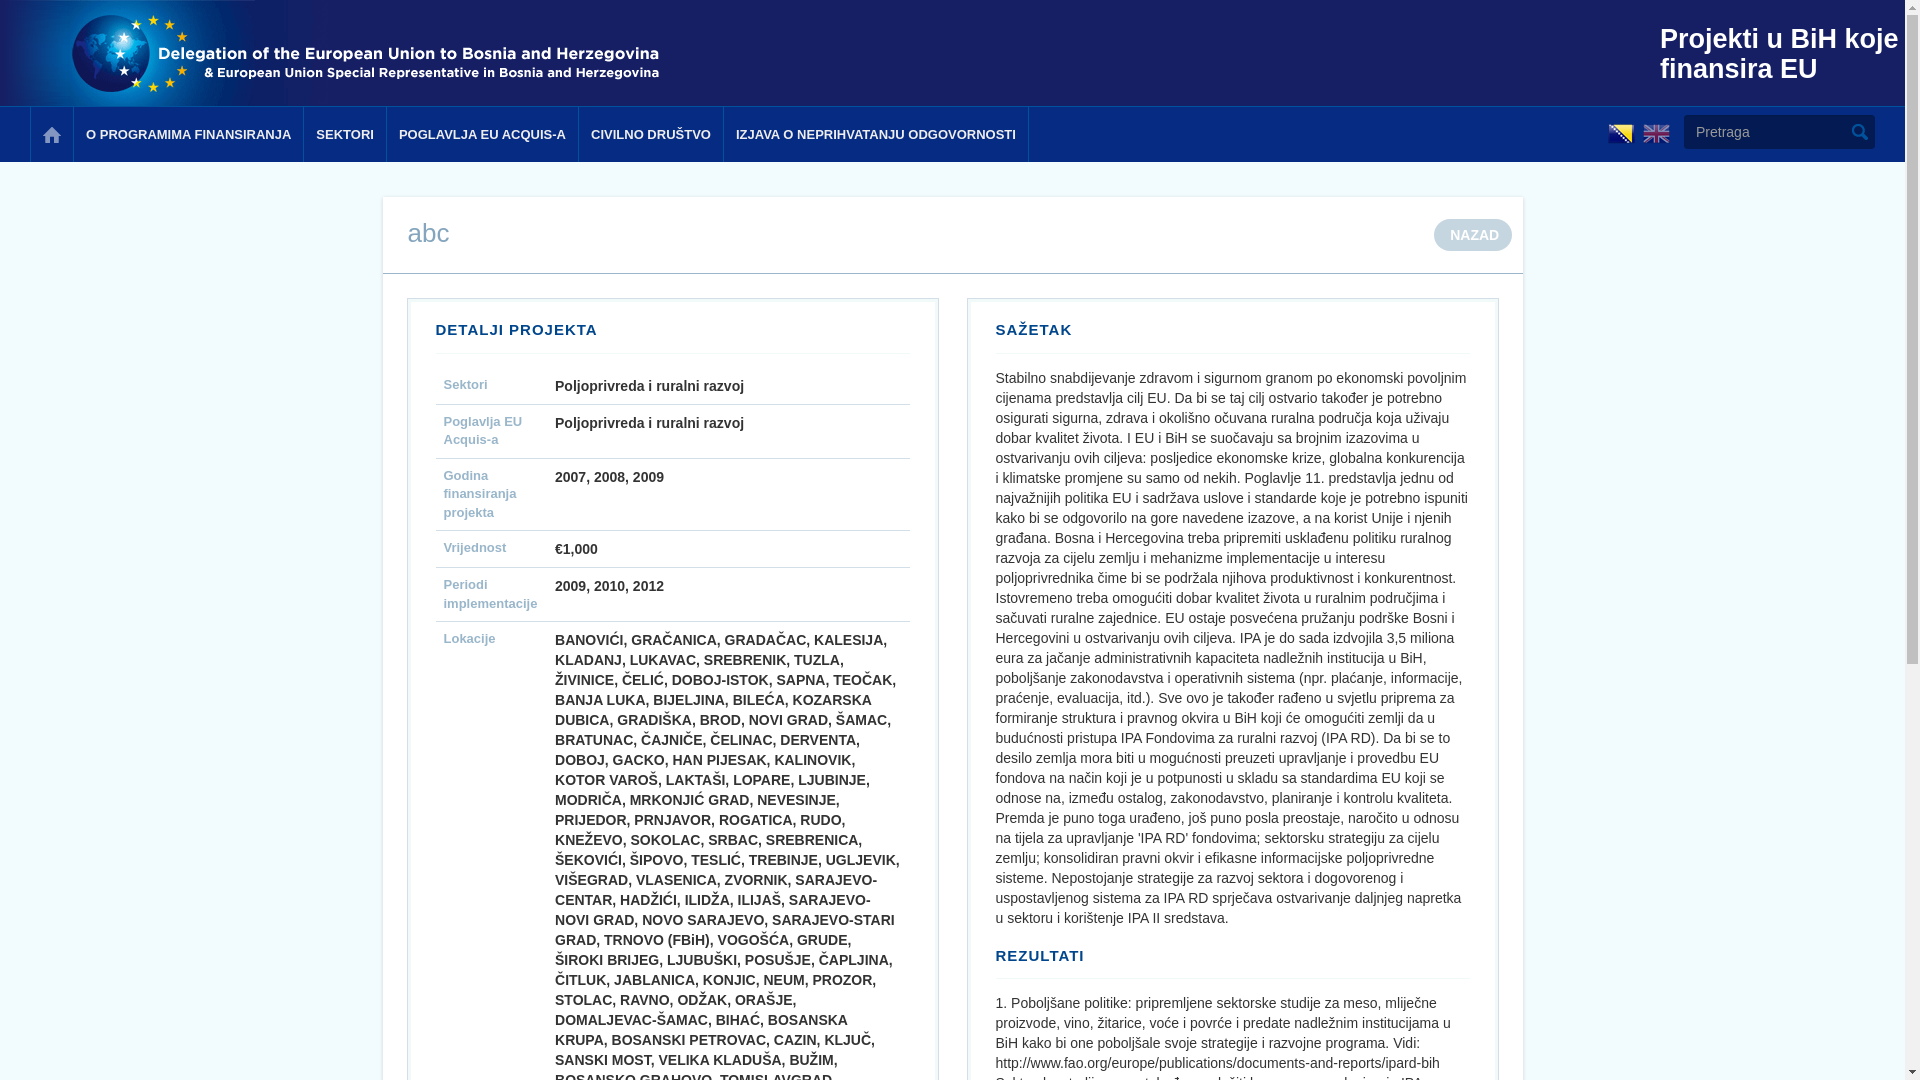  I want to click on 'NAZAD', so click(1473, 234).